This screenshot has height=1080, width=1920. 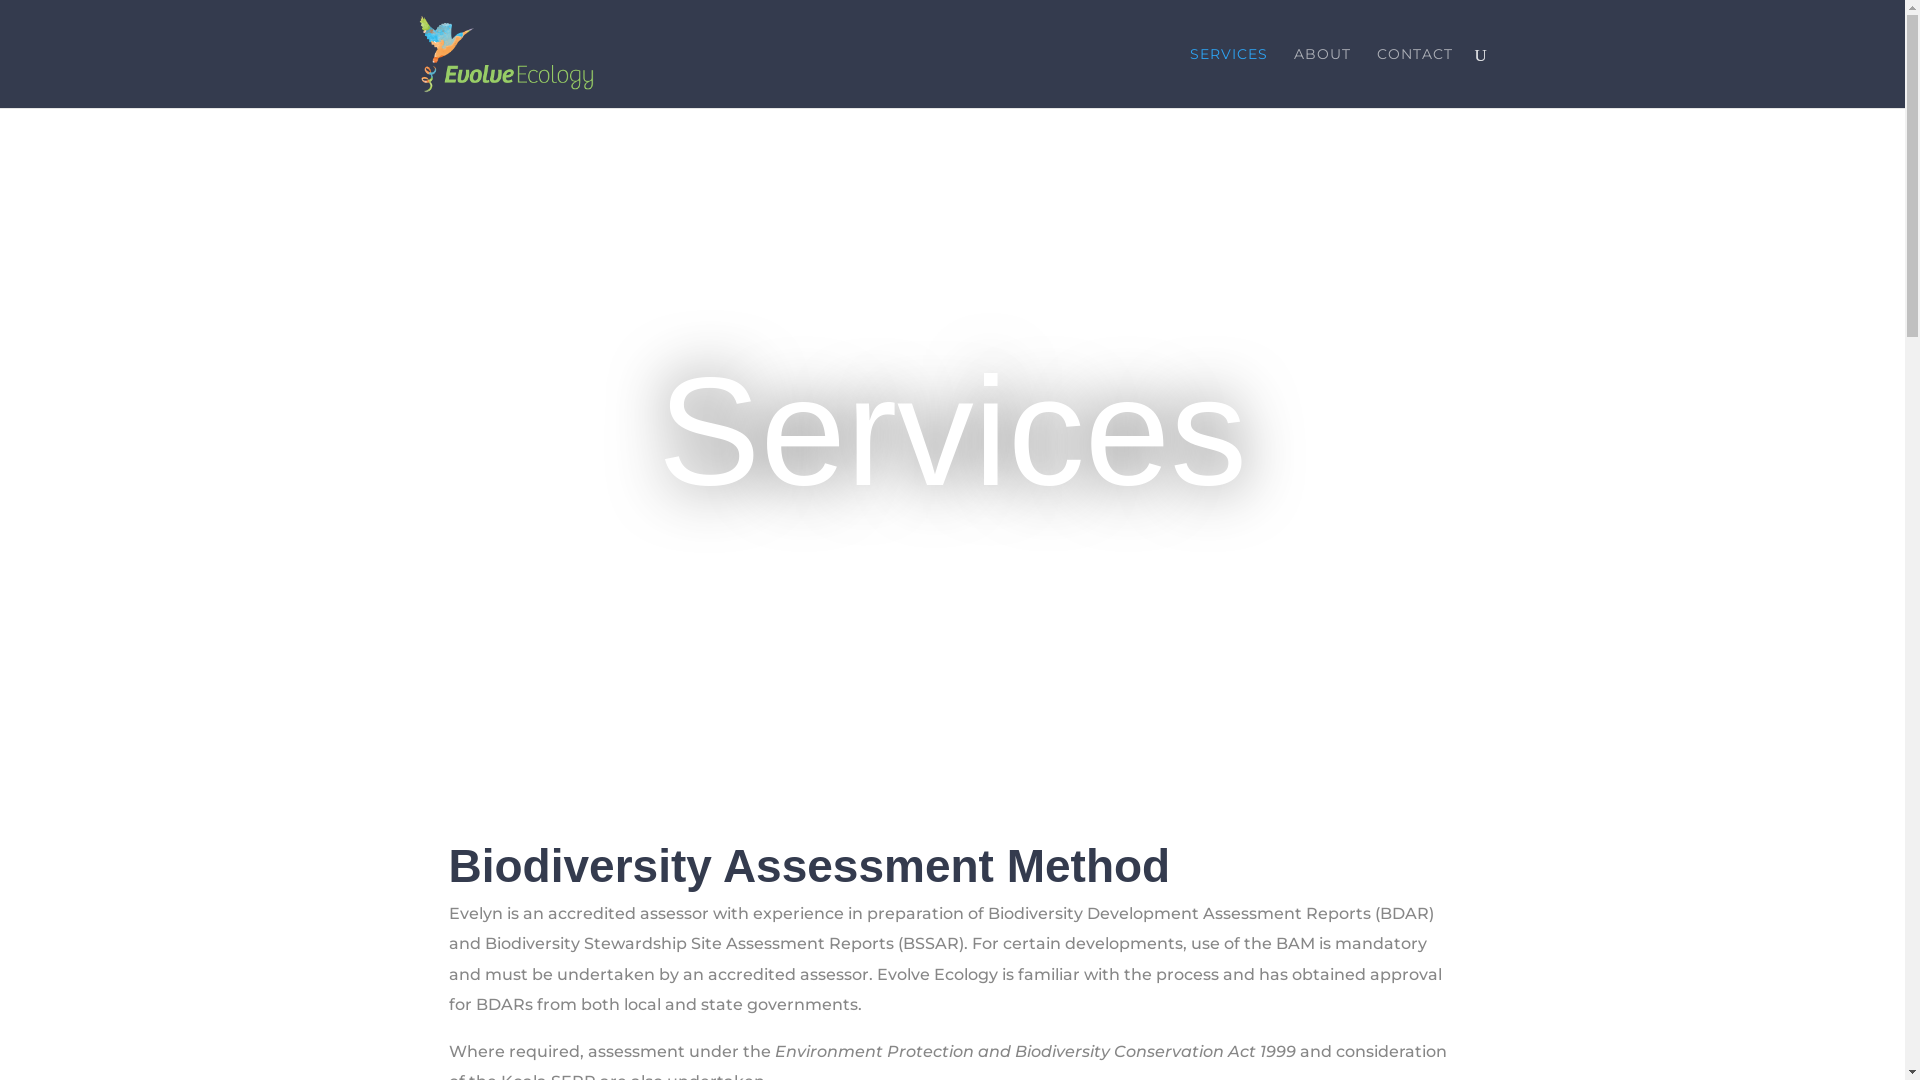 What do you see at coordinates (1413, 76) in the screenshot?
I see `'CONTACT'` at bounding box center [1413, 76].